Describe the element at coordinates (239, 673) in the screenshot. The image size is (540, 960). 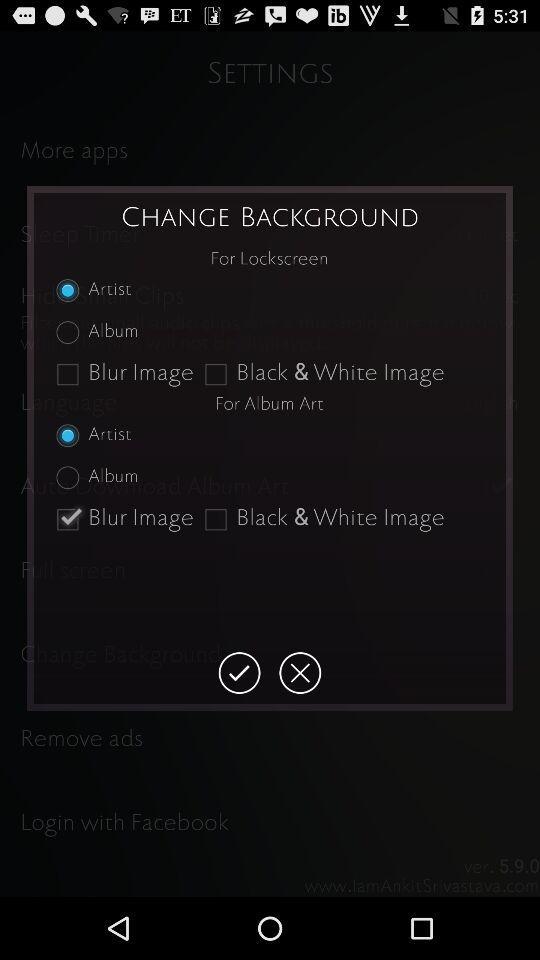
I see `accepts changes` at that location.